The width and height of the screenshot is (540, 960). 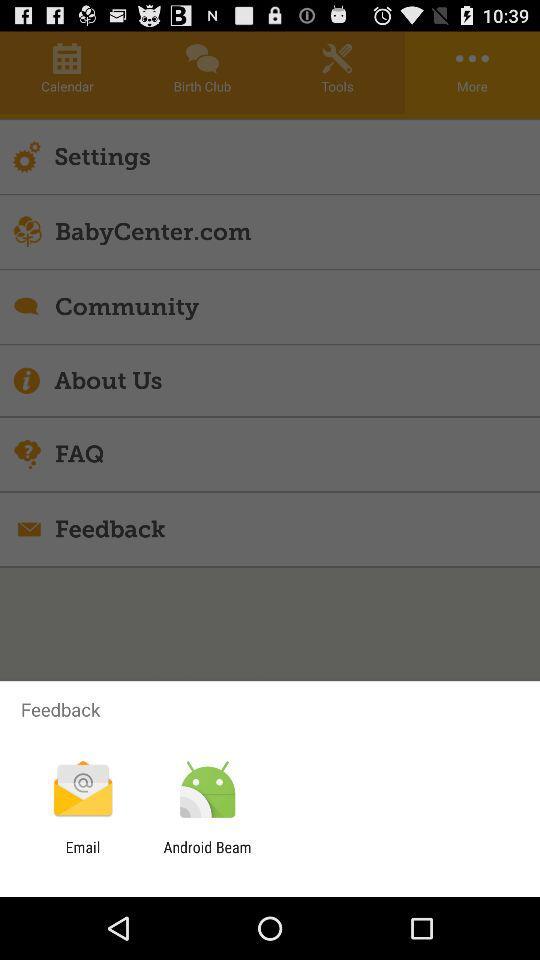 I want to click on the android beam, so click(x=206, y=855).